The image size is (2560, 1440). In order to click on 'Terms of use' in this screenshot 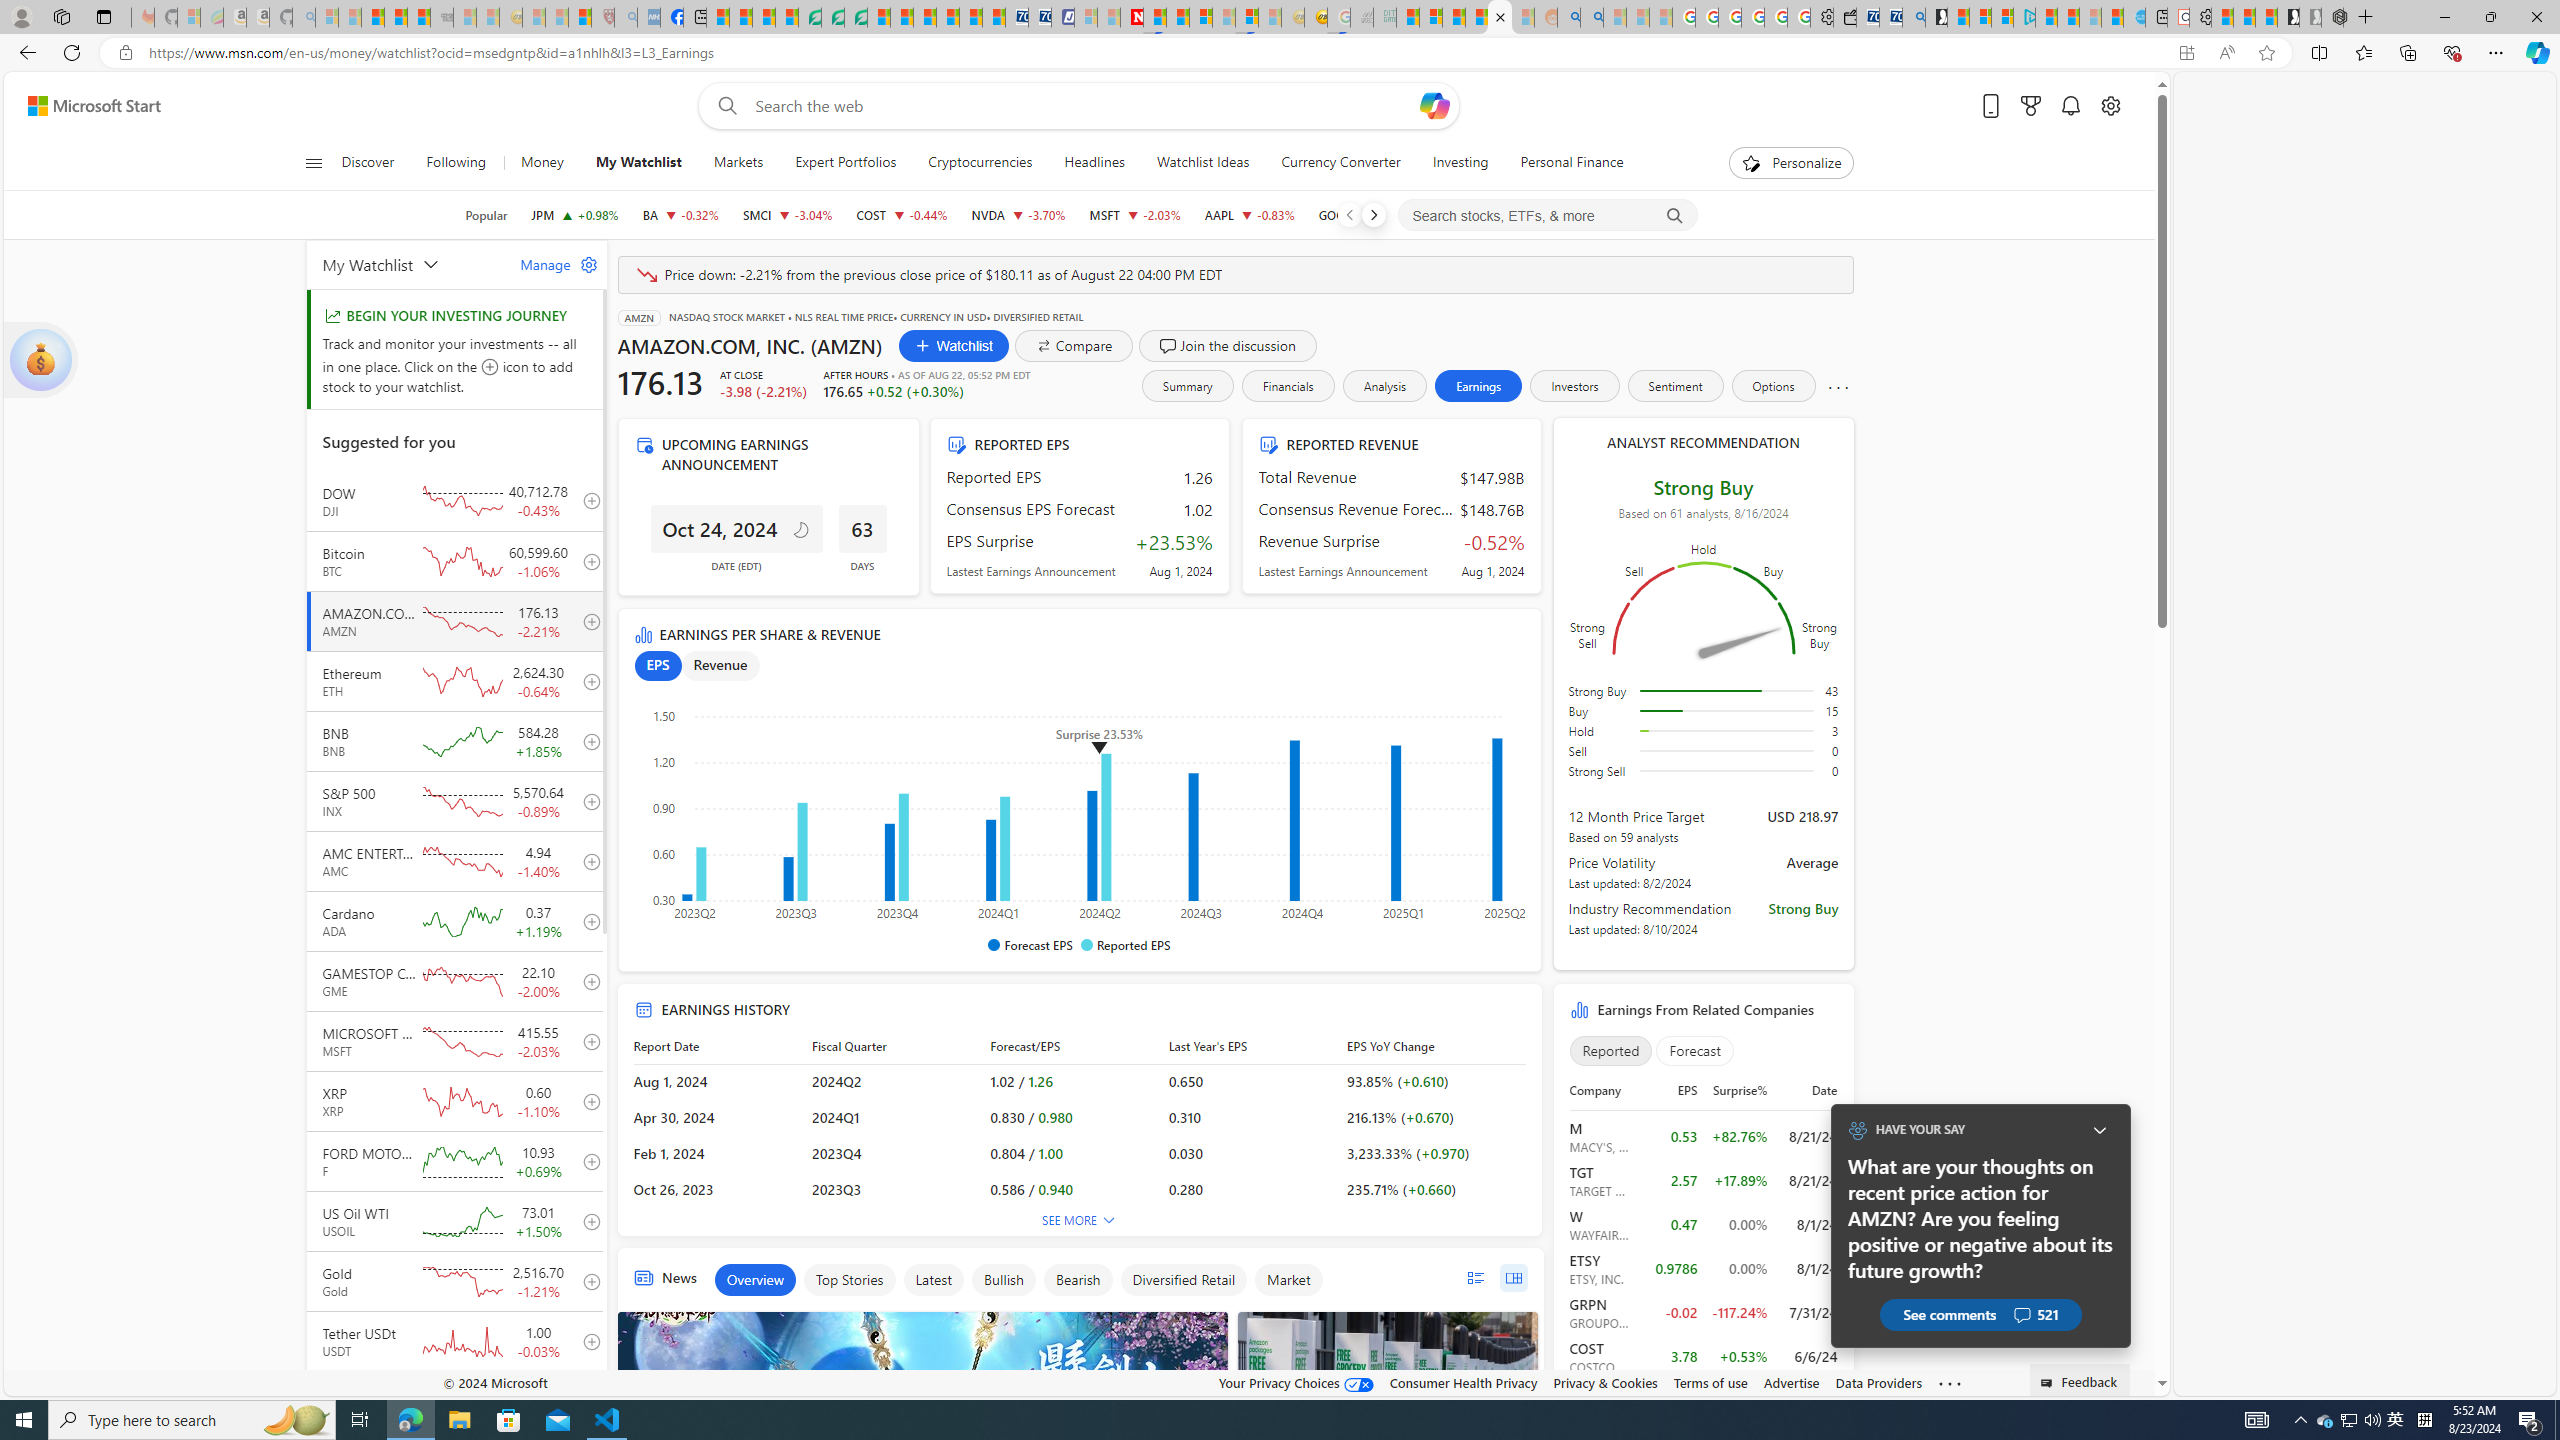, I will do `click(1711, 1382)`.